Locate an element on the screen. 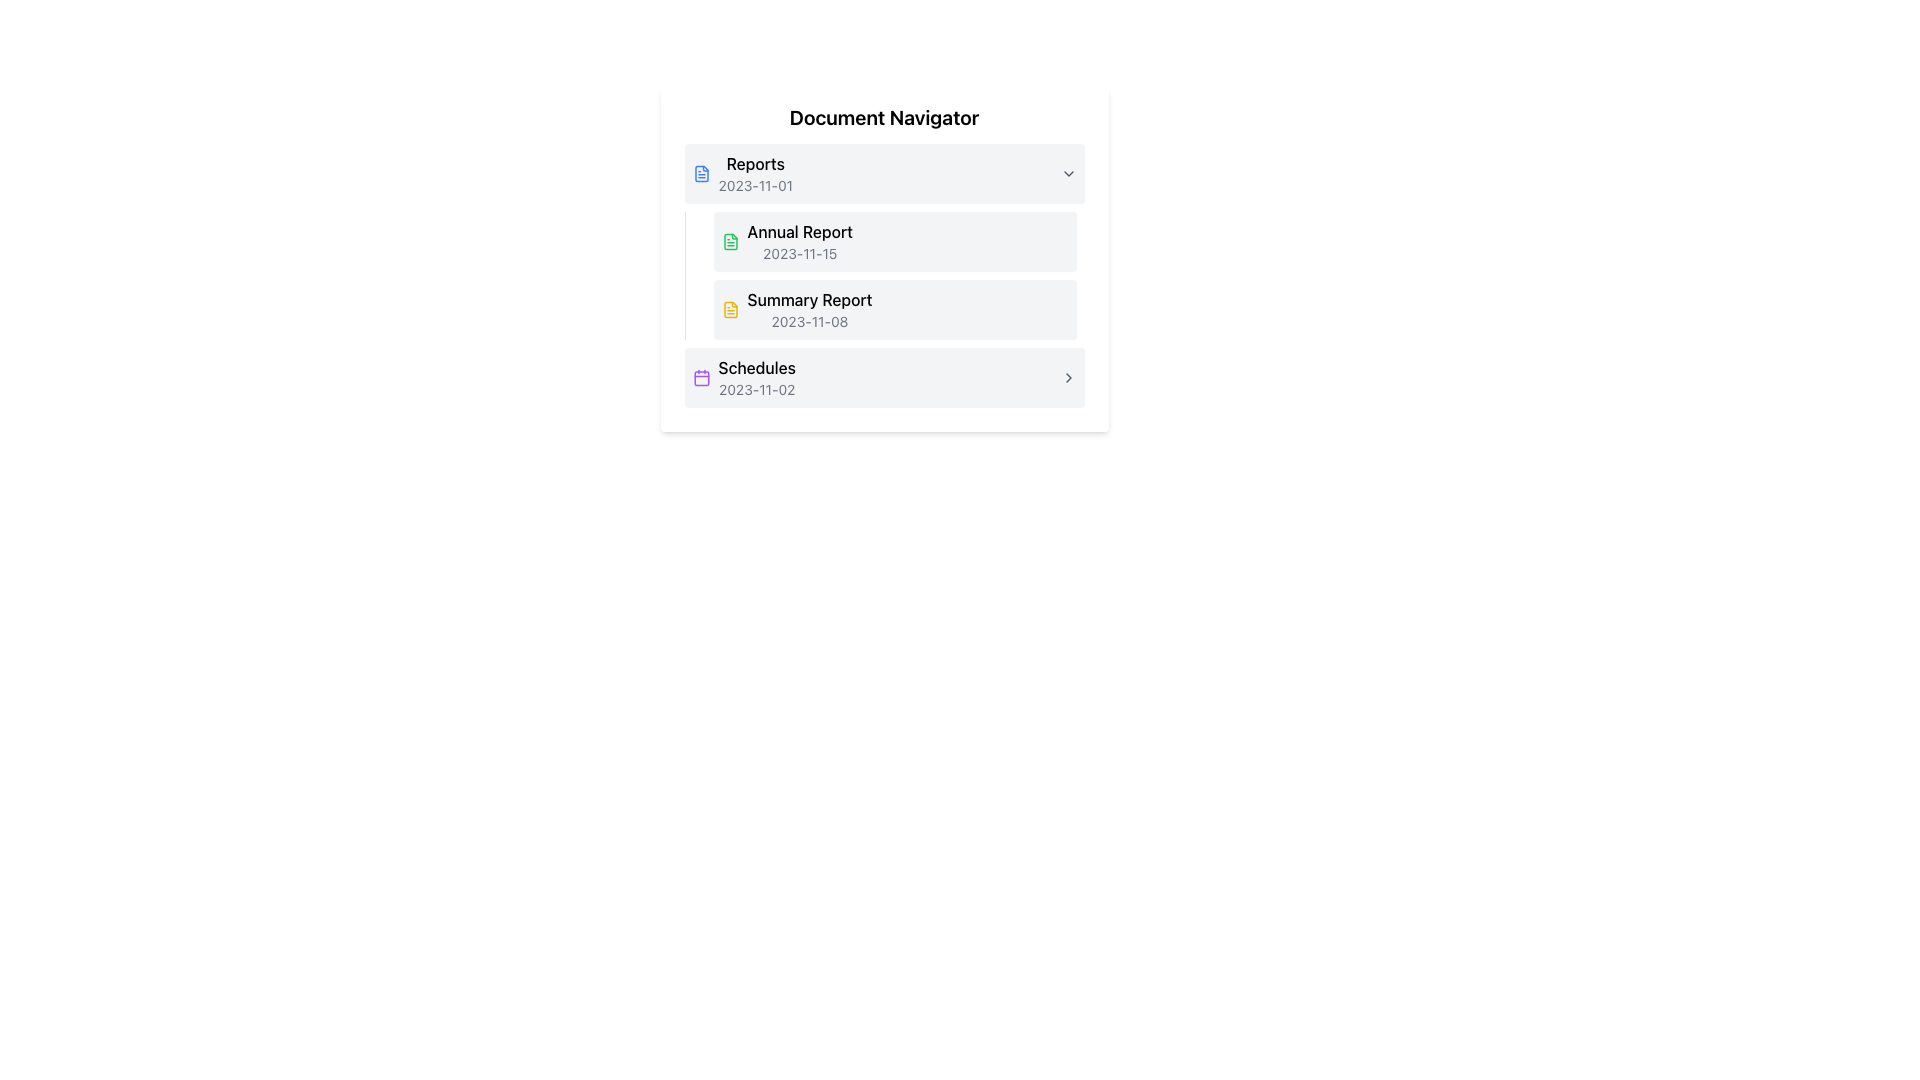 The height and width of the screenshot is (1080, 1920). the document icon in the 'Document Navigator' panel that visually represents a document preceding the 'Reports' text is located at coordinates (729, 309).